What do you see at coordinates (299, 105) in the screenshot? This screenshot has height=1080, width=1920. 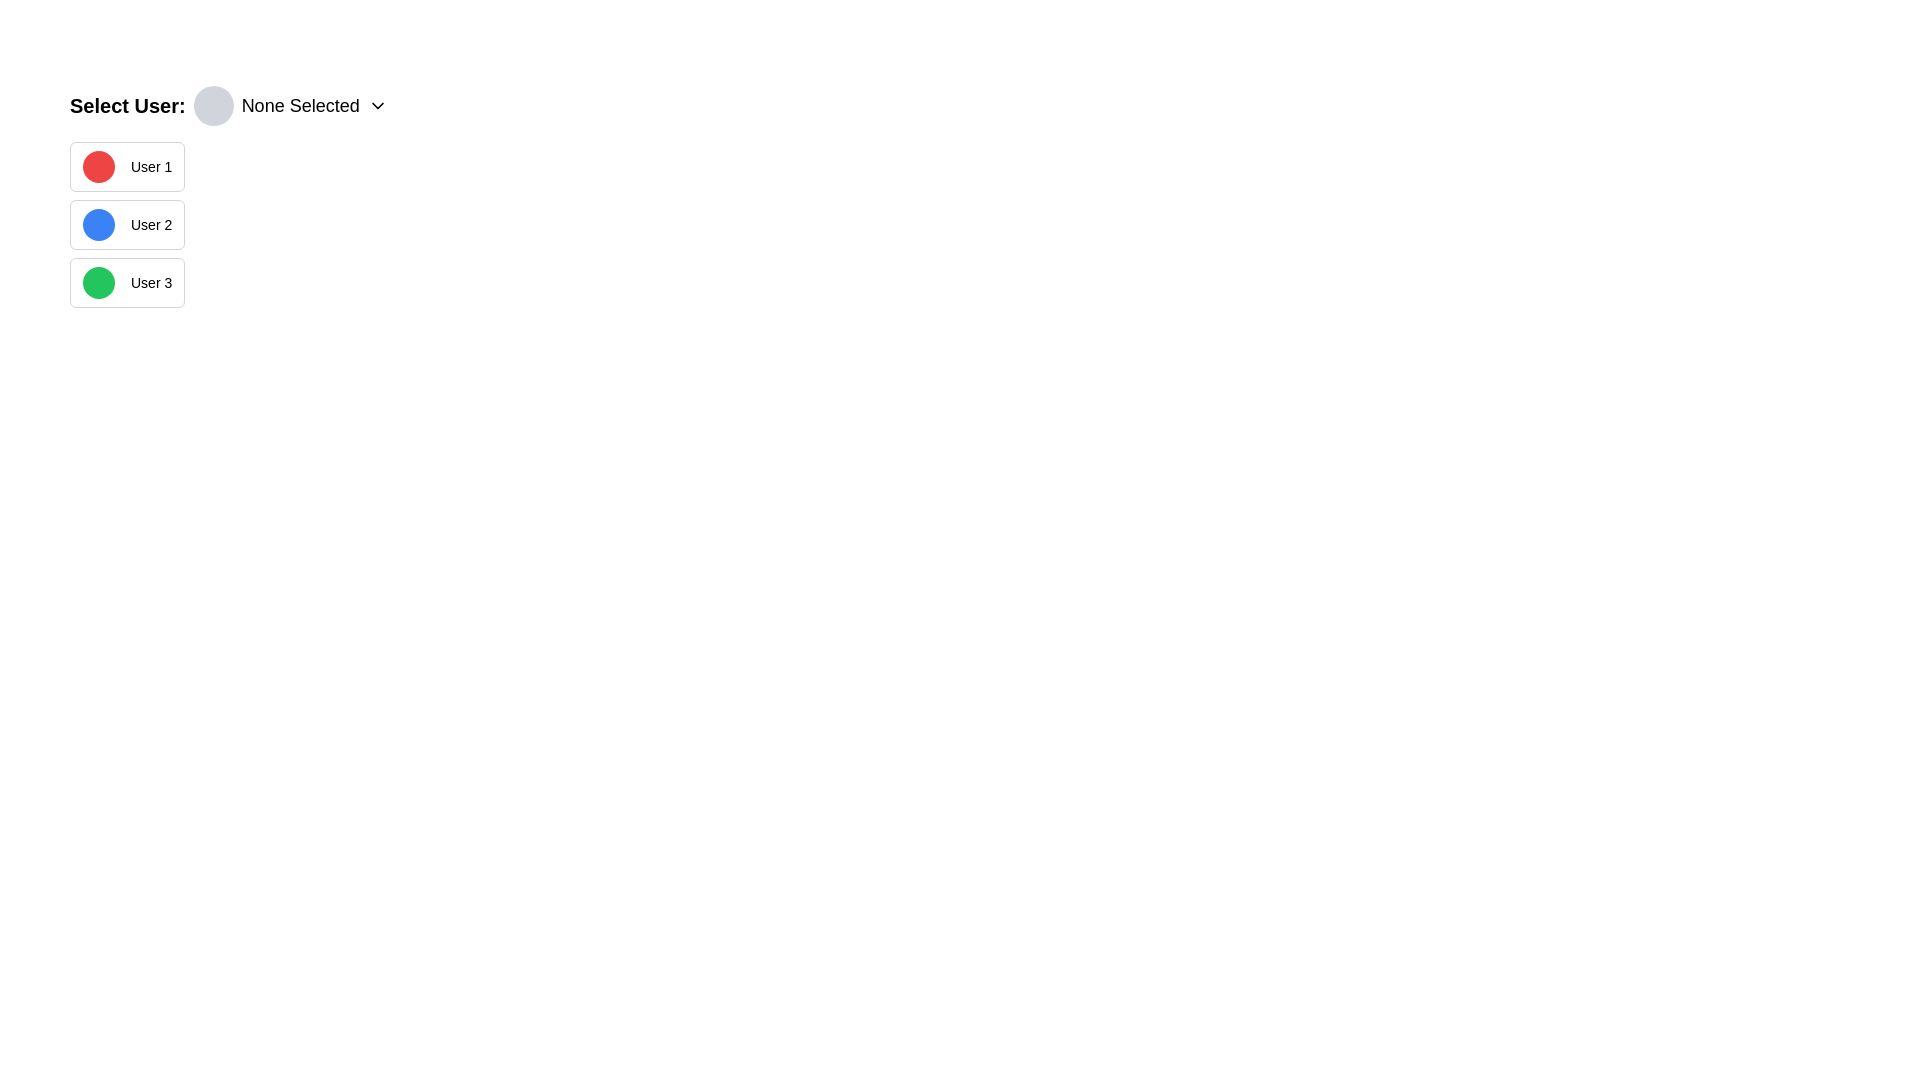 I see `the static text label displaying 'None Selected', which is styled with a larger font size and a bold typeface, positioned centrally in its row next to a circular gray icon and a chevron-down icon` at bounding box center [299, 105].